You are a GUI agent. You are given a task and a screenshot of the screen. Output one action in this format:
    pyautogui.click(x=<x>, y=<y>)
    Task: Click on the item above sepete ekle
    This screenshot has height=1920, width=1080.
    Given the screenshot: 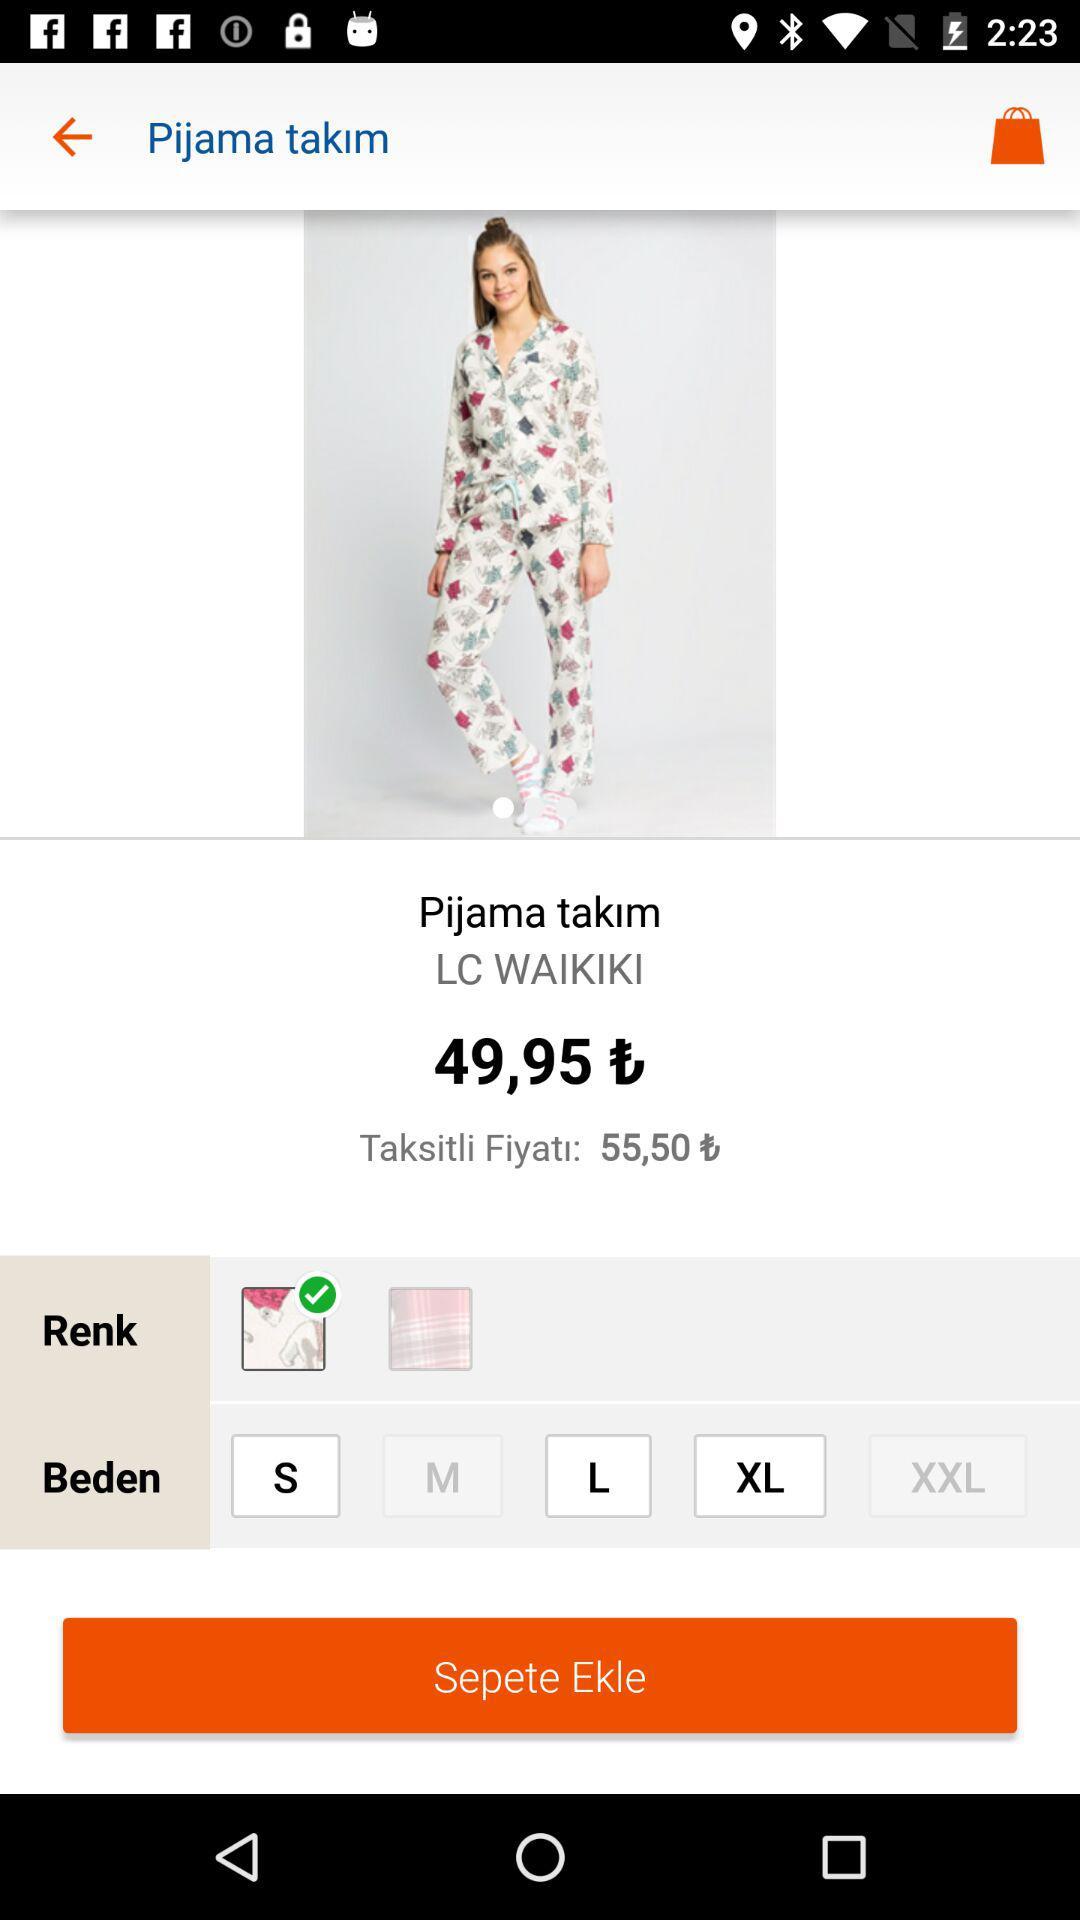 What is the action you would take?
    pyautogui.click(x=760, y=1475)
    